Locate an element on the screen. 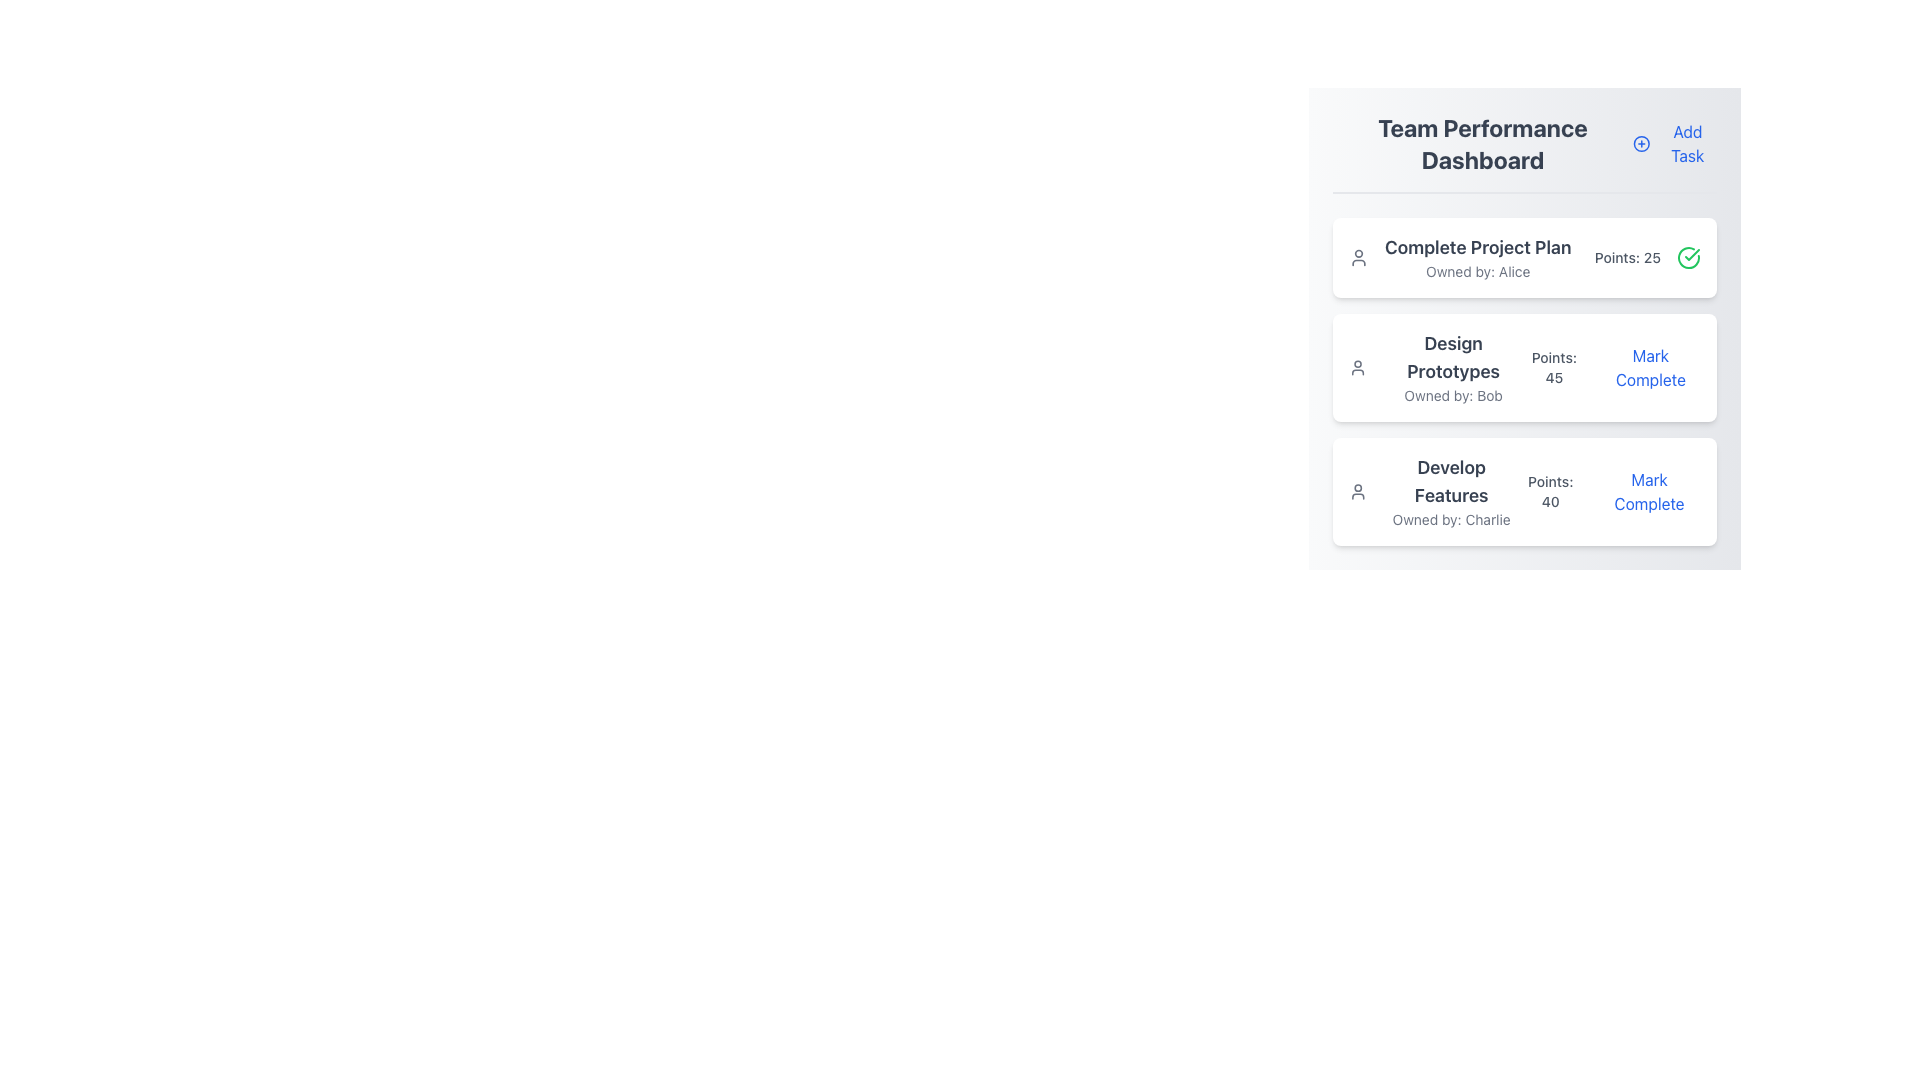  the text block containing 'Design Prototypes Owned by: Bob' with an icon of a person, located in the middle card of the 'Team Performance Dashboard' section is located at coordinates (1435, 367).